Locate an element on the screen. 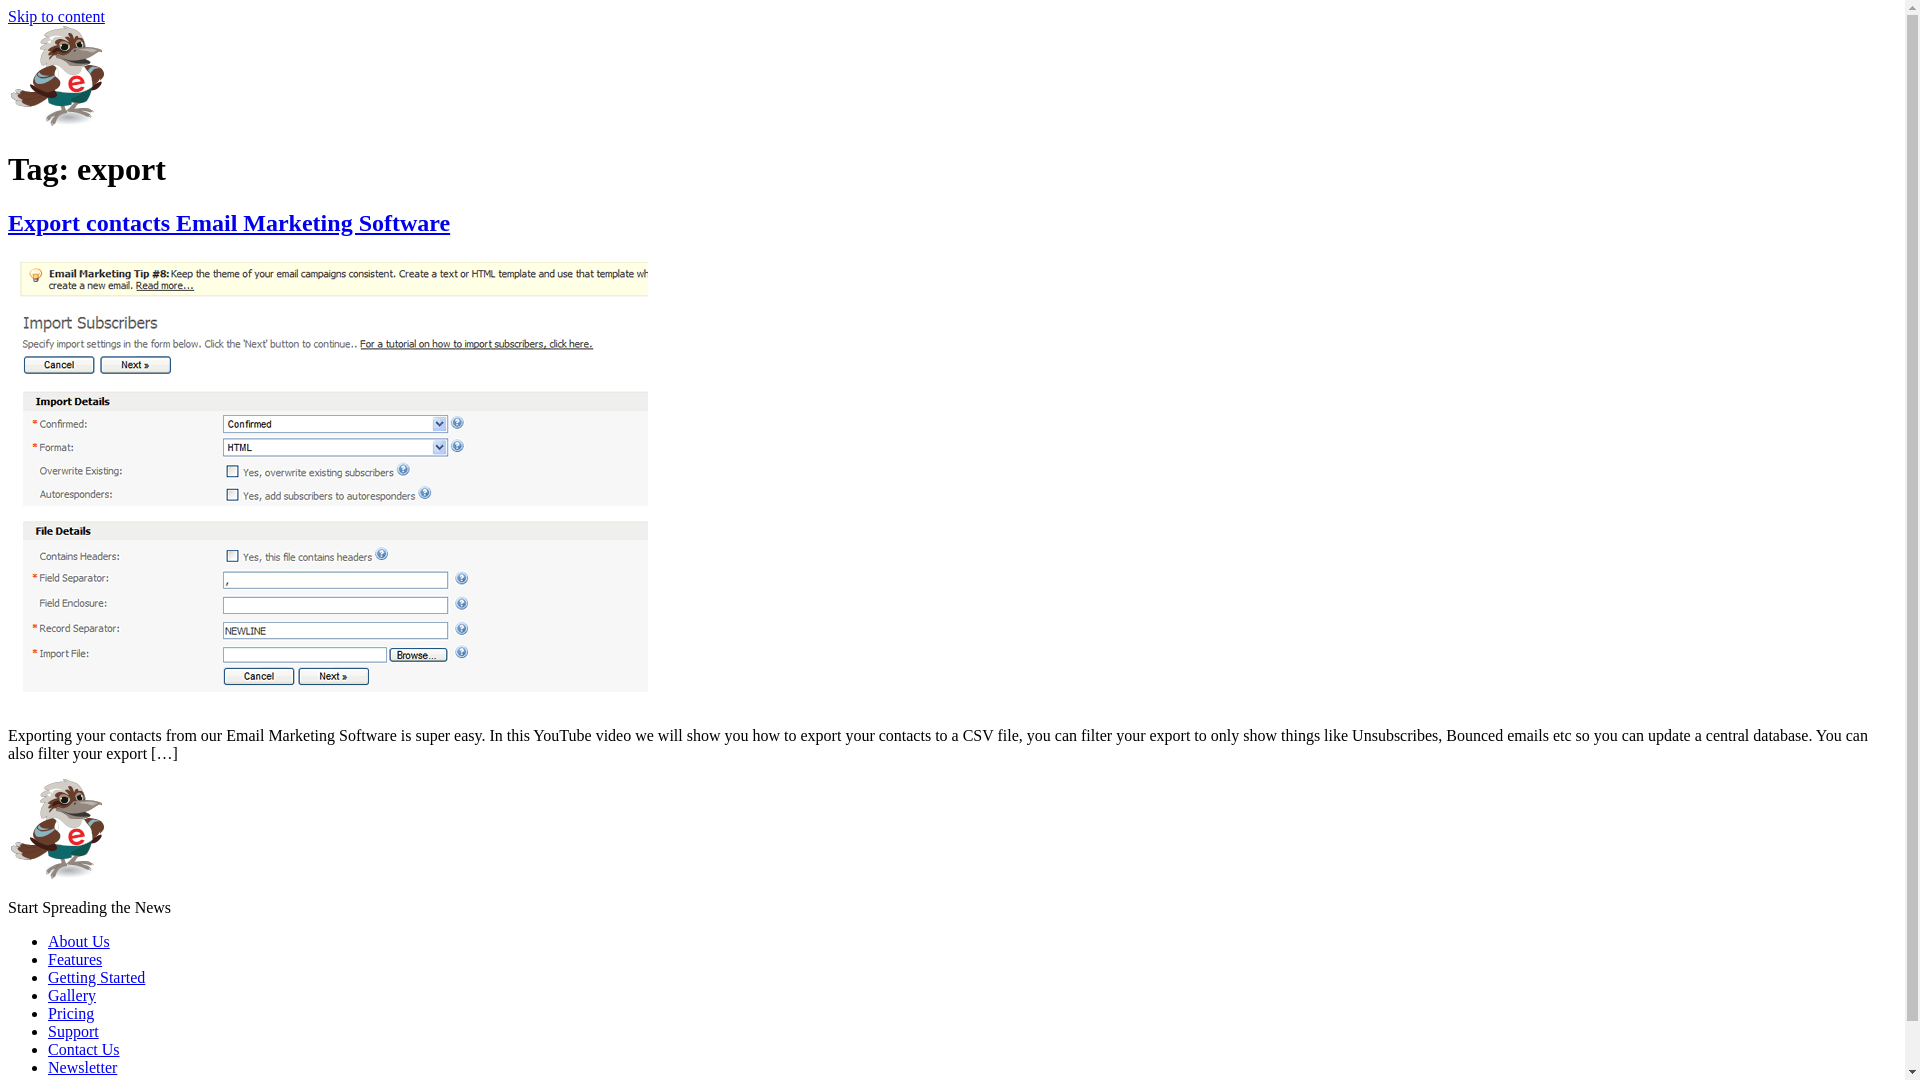 Image resolution: width=1920 pixels, height=1080 pixels. 'Support' is located at coordinates (73, 1031).